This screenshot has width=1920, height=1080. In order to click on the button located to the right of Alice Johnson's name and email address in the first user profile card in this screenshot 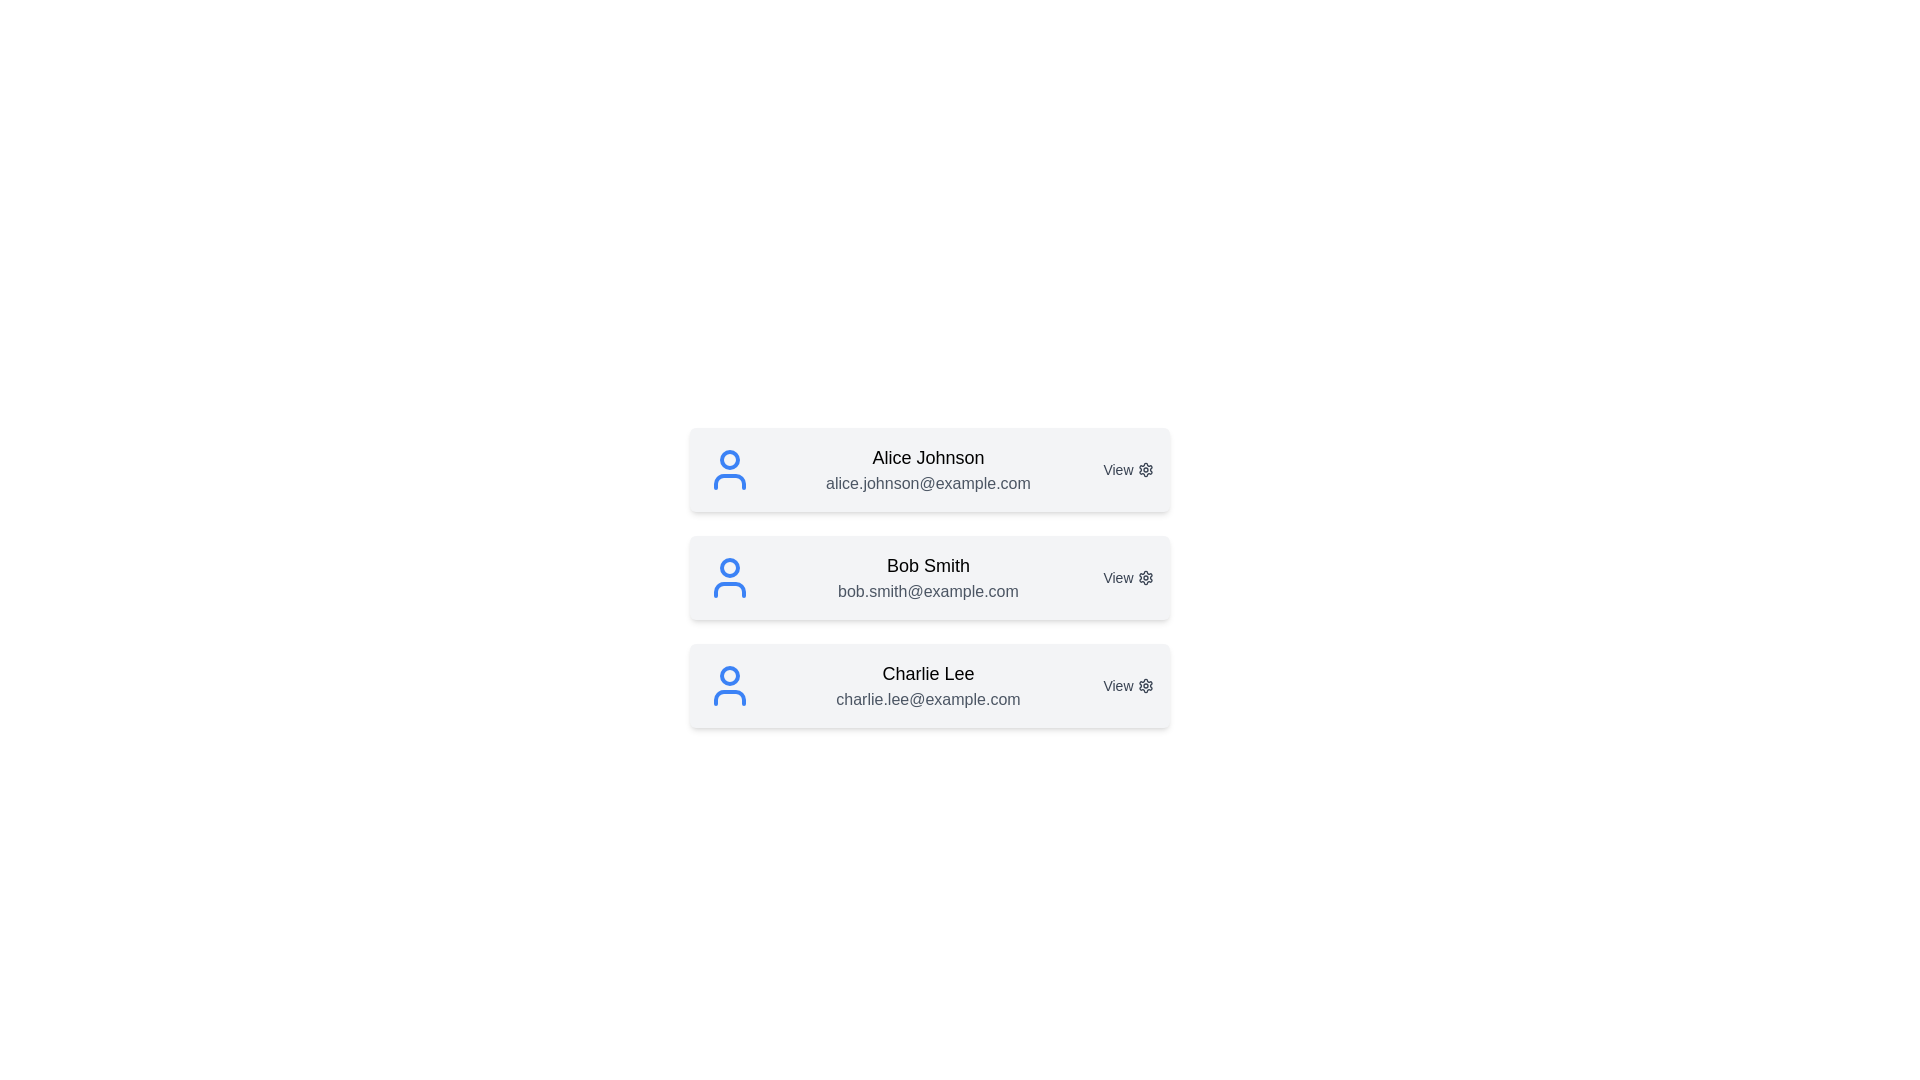, I will do `click(1128, 470)`.